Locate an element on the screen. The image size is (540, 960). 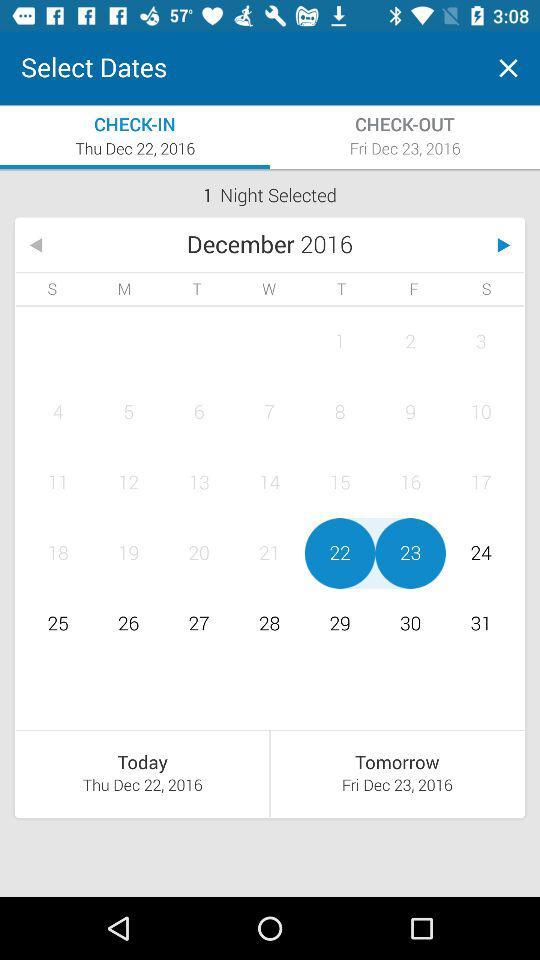
exit out is located at coordinates (508, 68).